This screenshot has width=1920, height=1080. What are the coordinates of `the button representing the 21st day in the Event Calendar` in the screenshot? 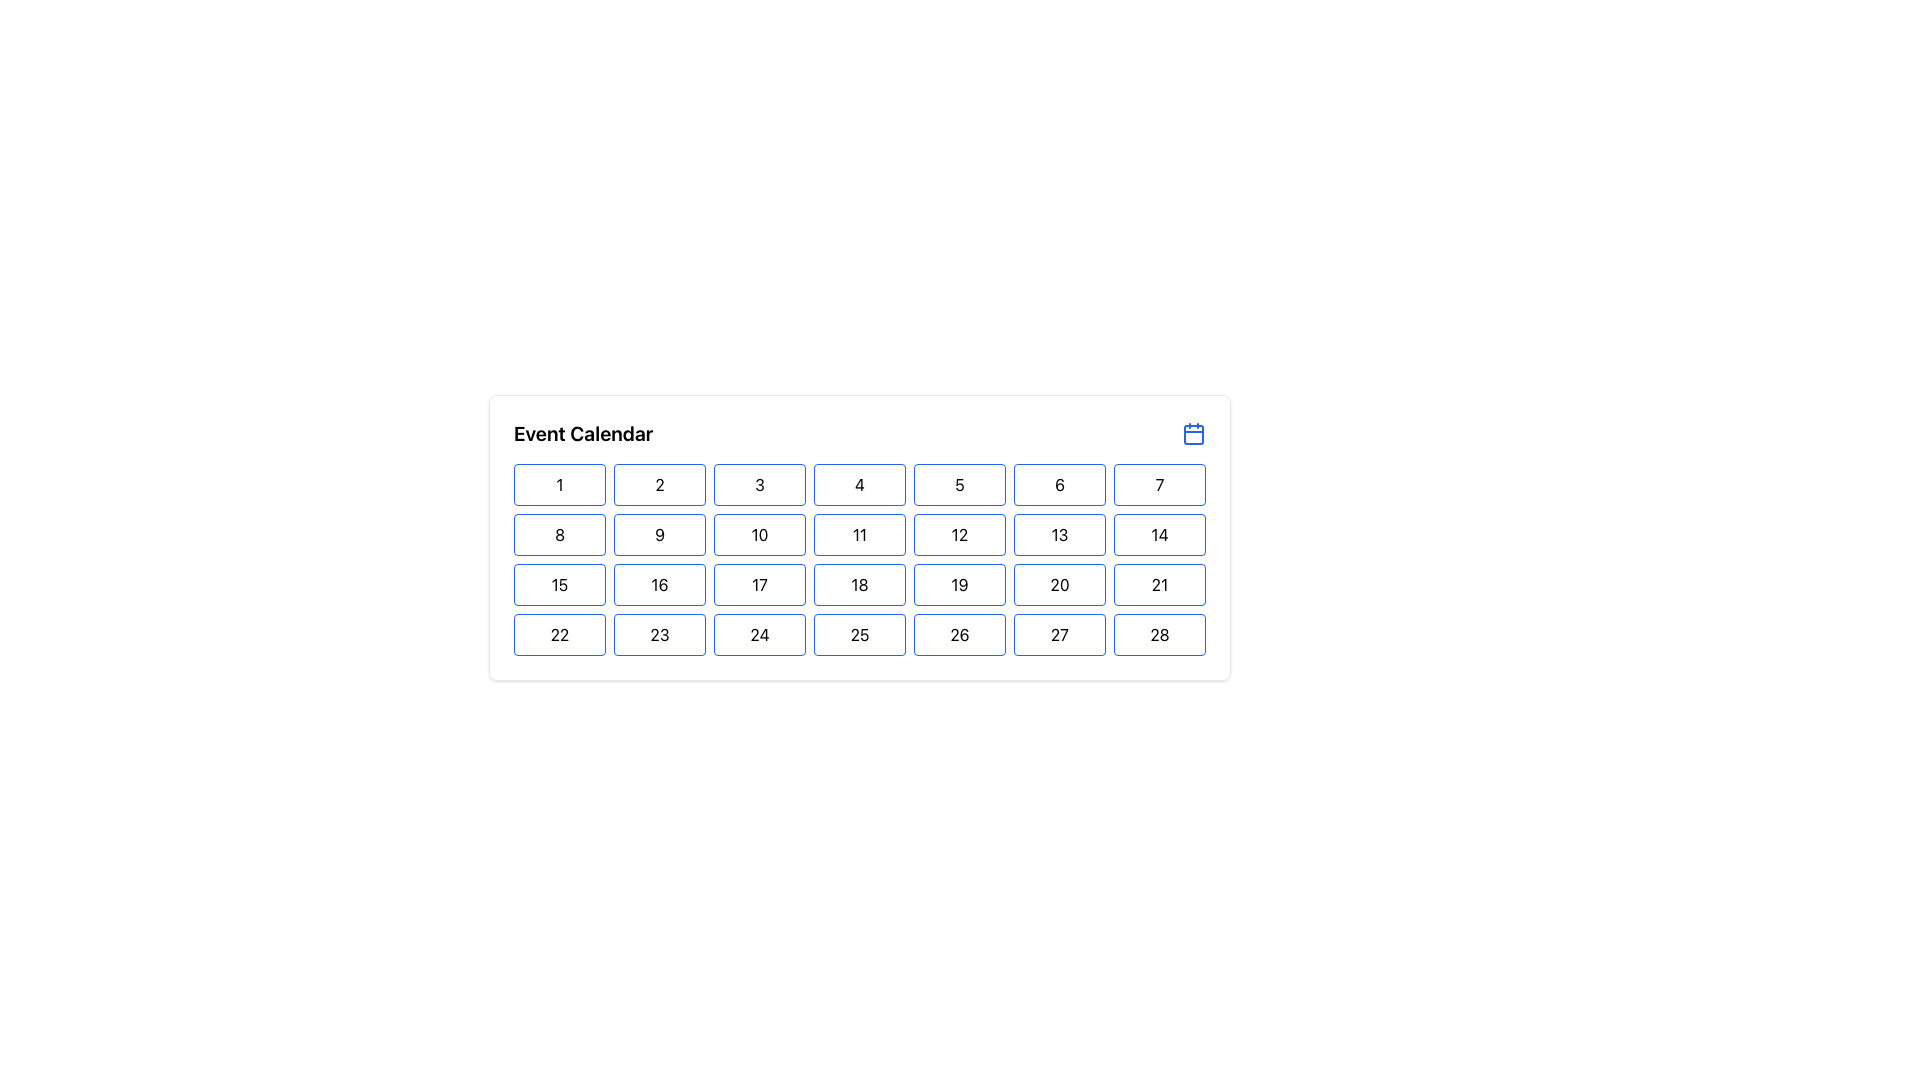 It's located at (1160, 585).